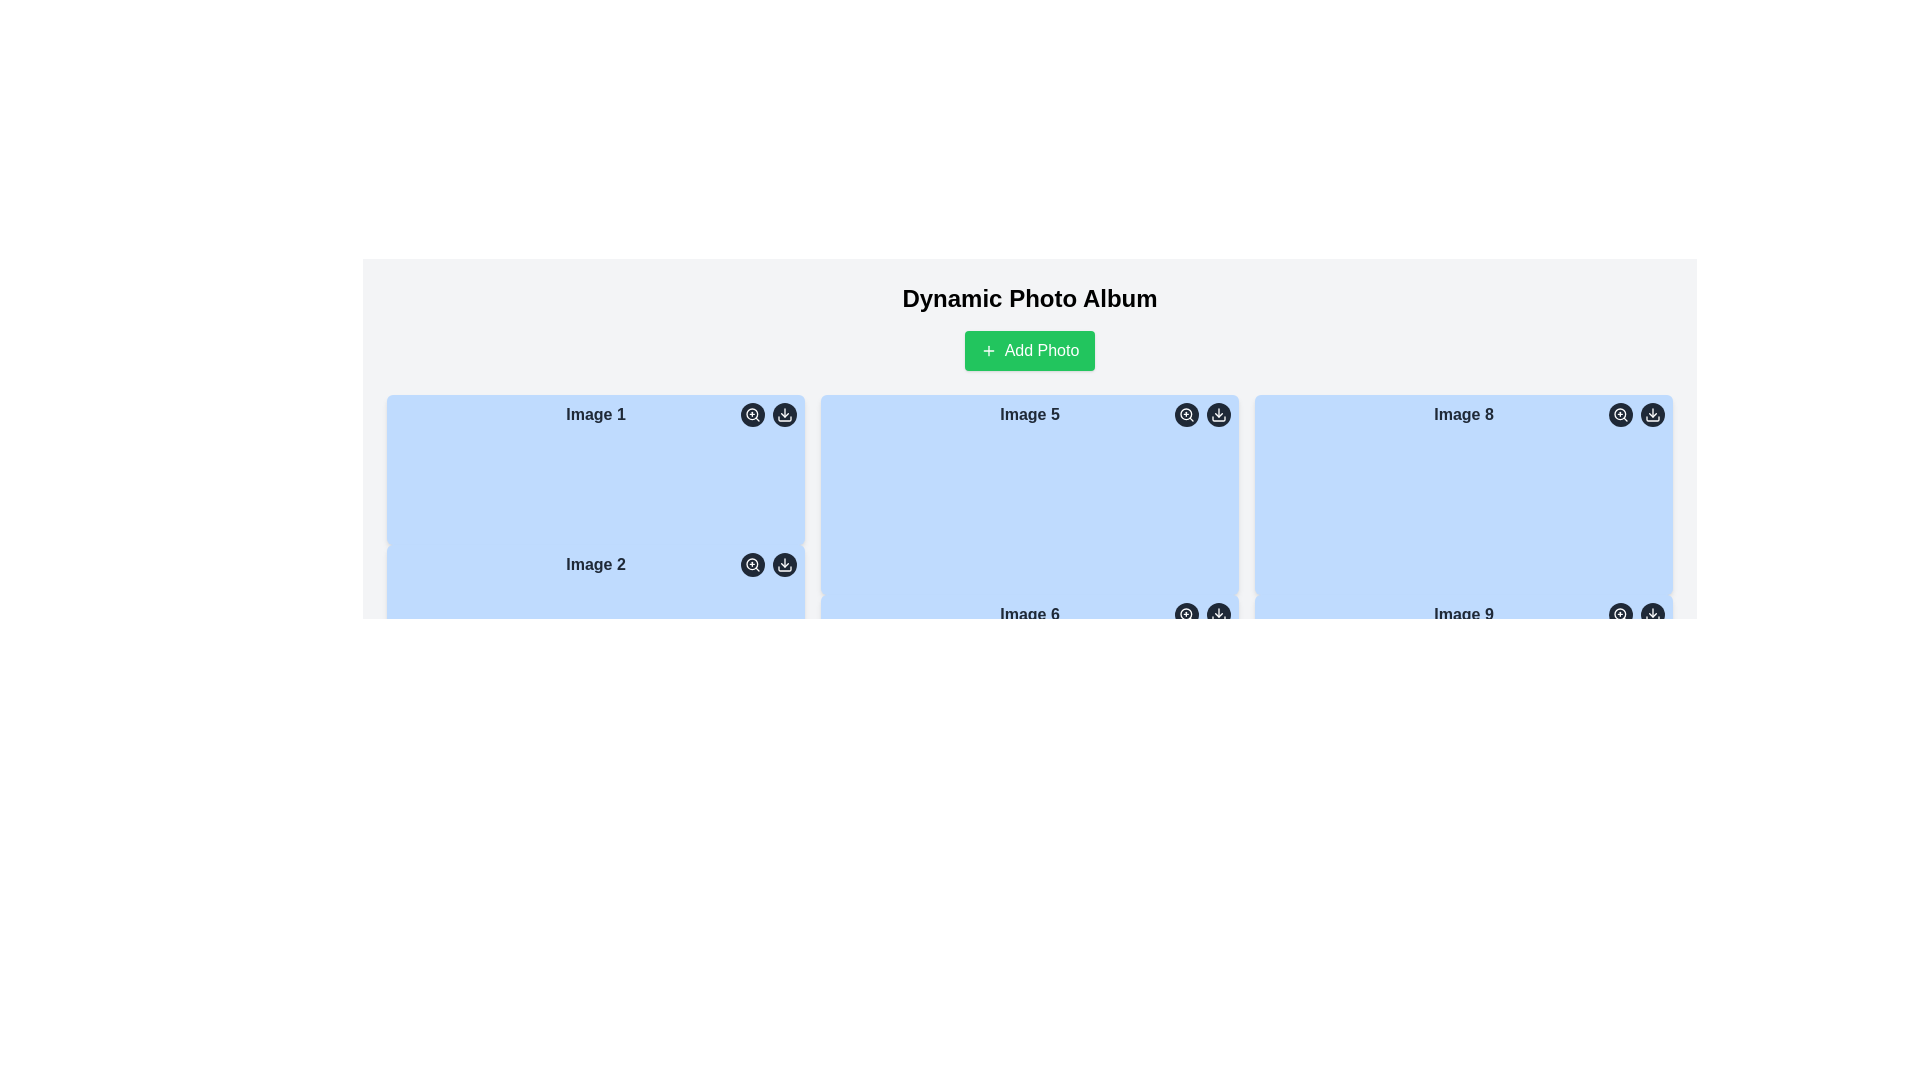 This screenshot has height=1080, width=1920. What do you see at coordinates (1186, 413) in the screenshot?
I see `the central circular icon of the zoom-in feature located in the top-right corner above the 'Image 5' section` at bounding box center [1186, 413].